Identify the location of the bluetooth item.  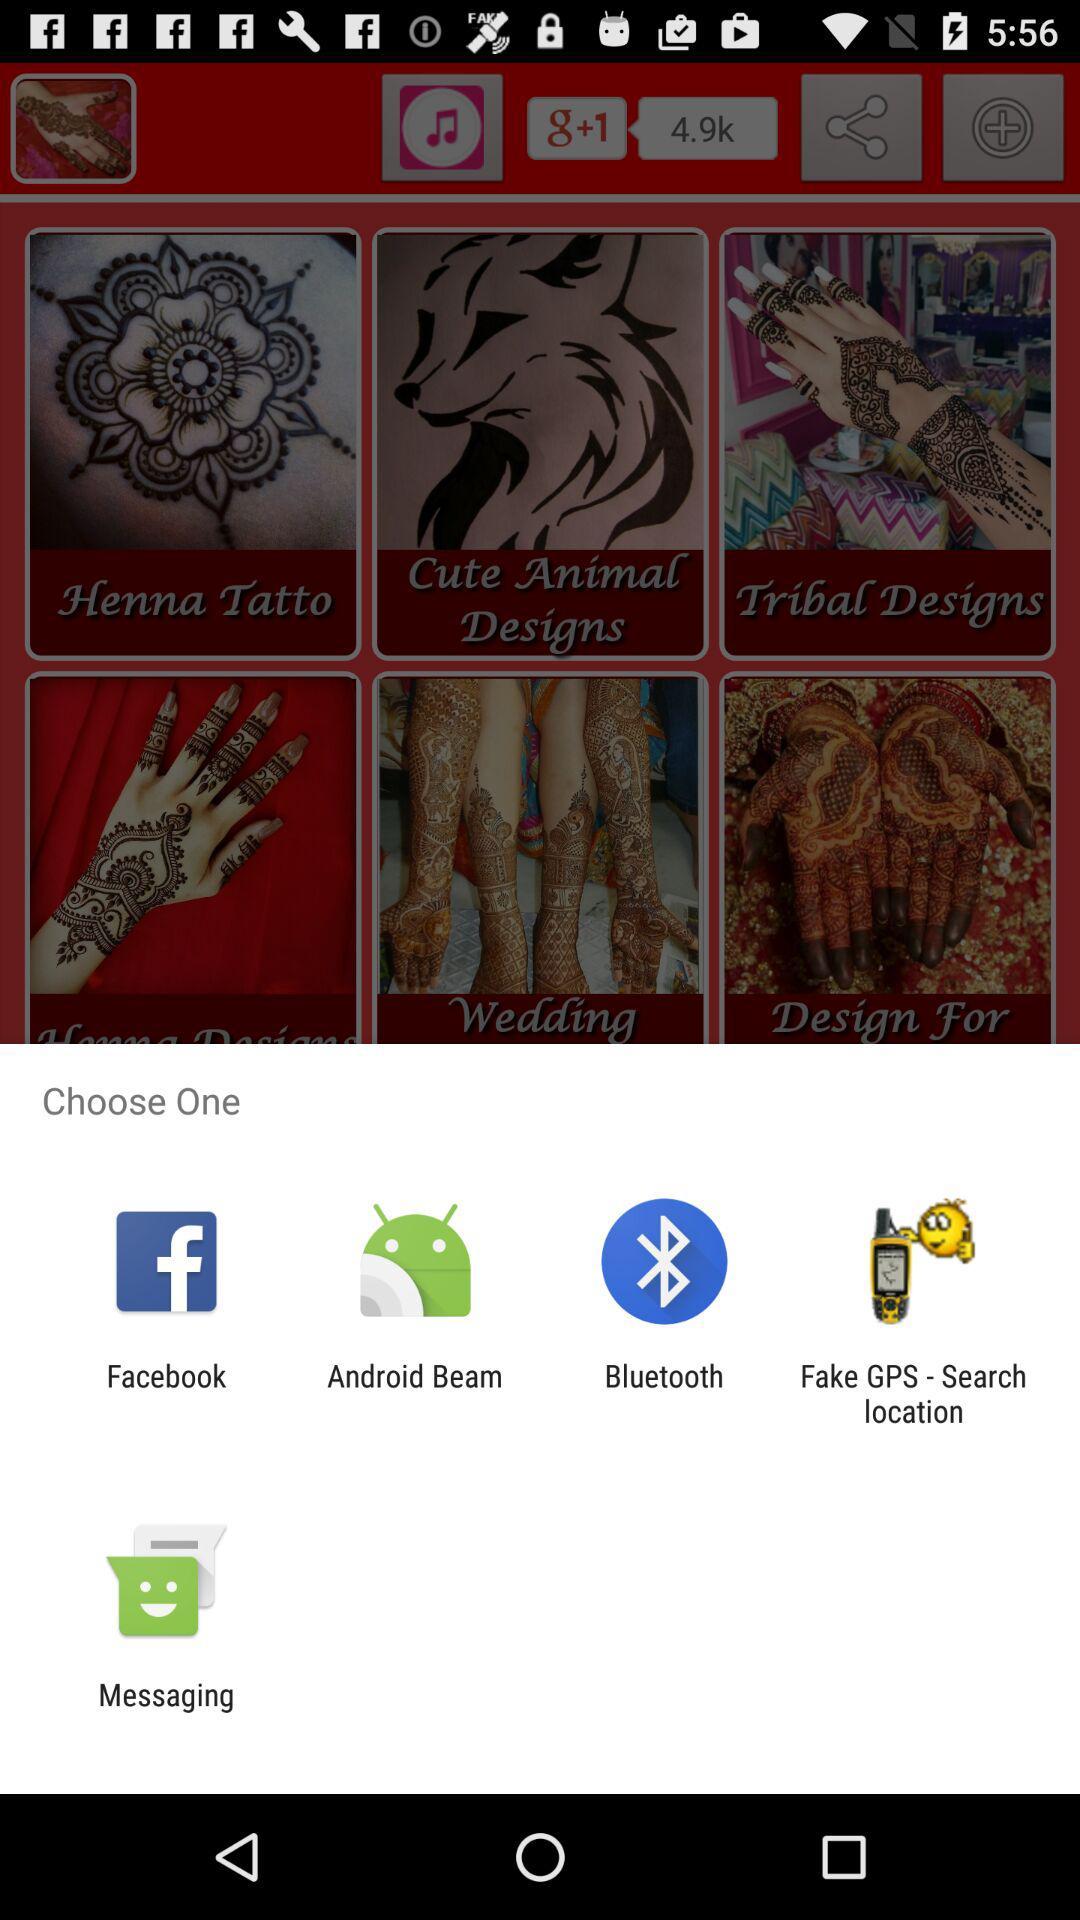
(664, 1392).